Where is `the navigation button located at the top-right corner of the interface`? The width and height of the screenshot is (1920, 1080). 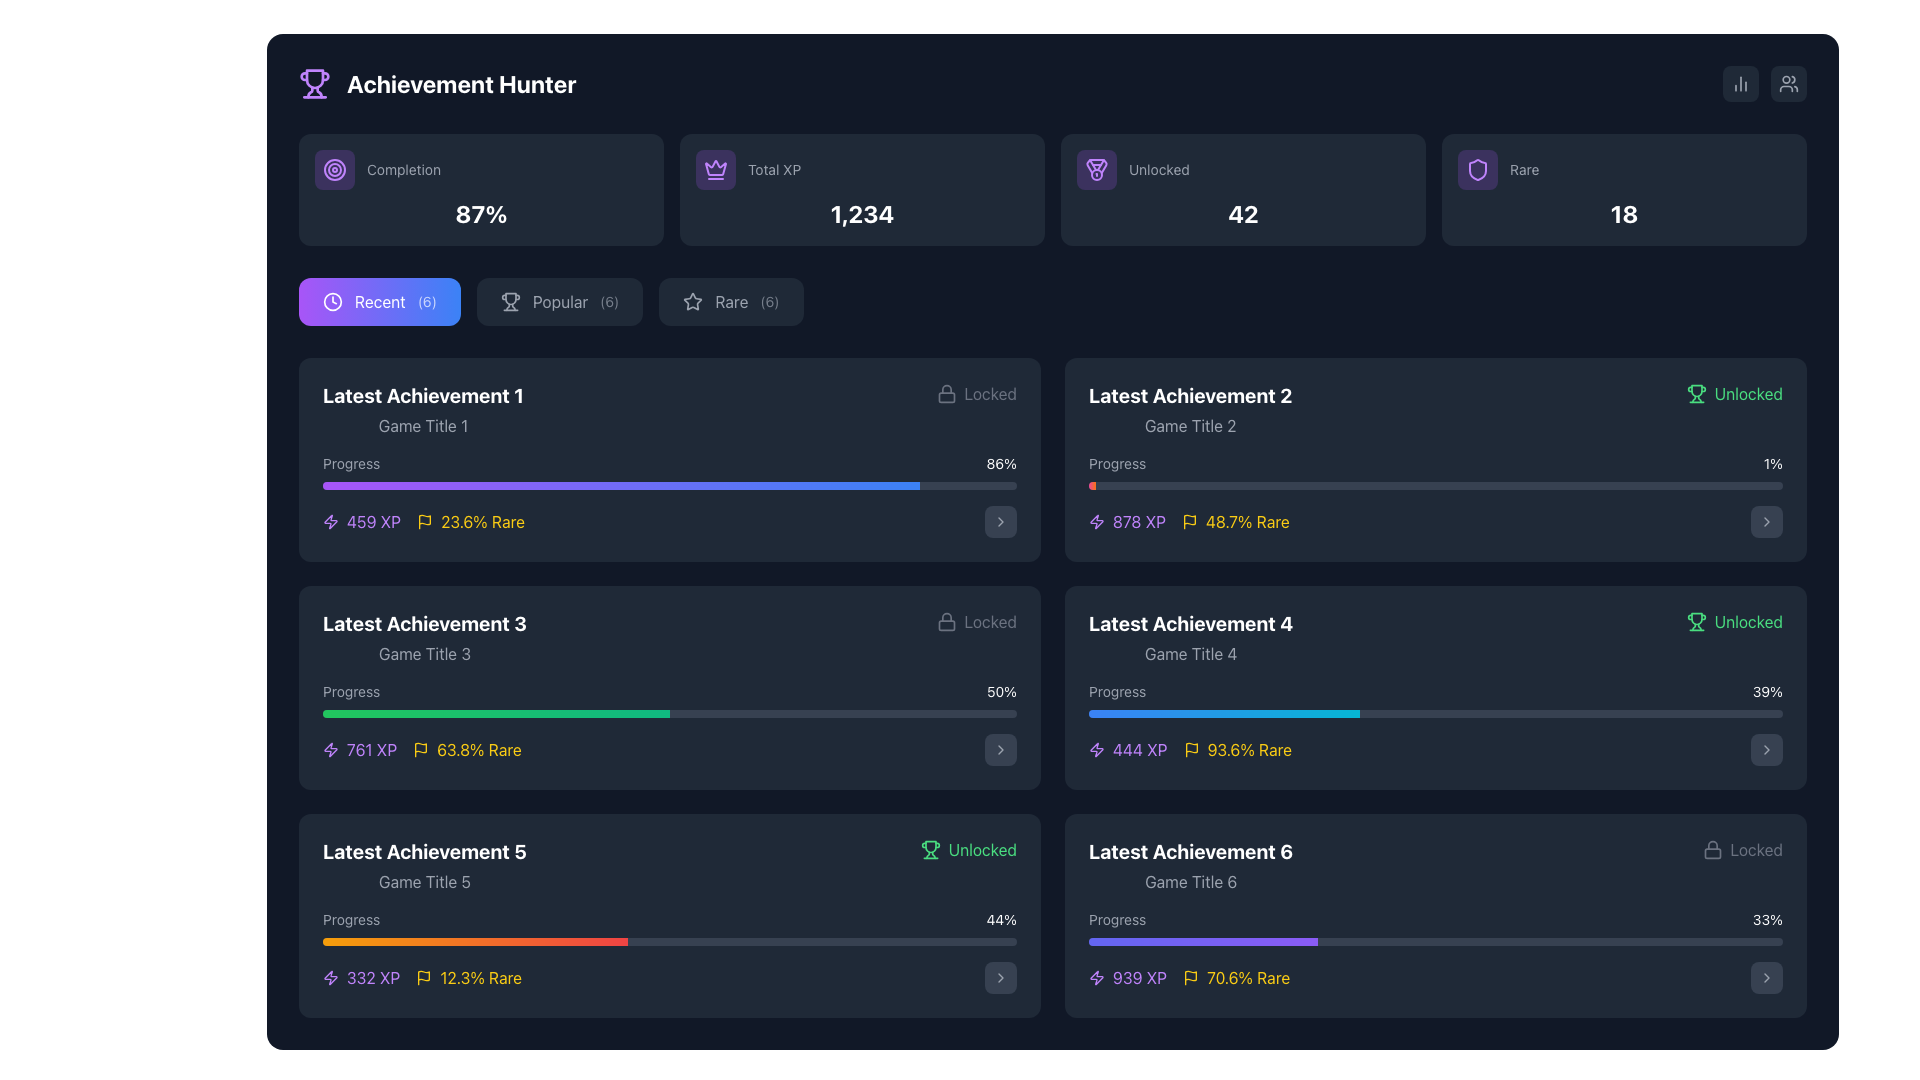 the navigation button located at the top-right corner of the interface is located at coordinates (1789, 83).